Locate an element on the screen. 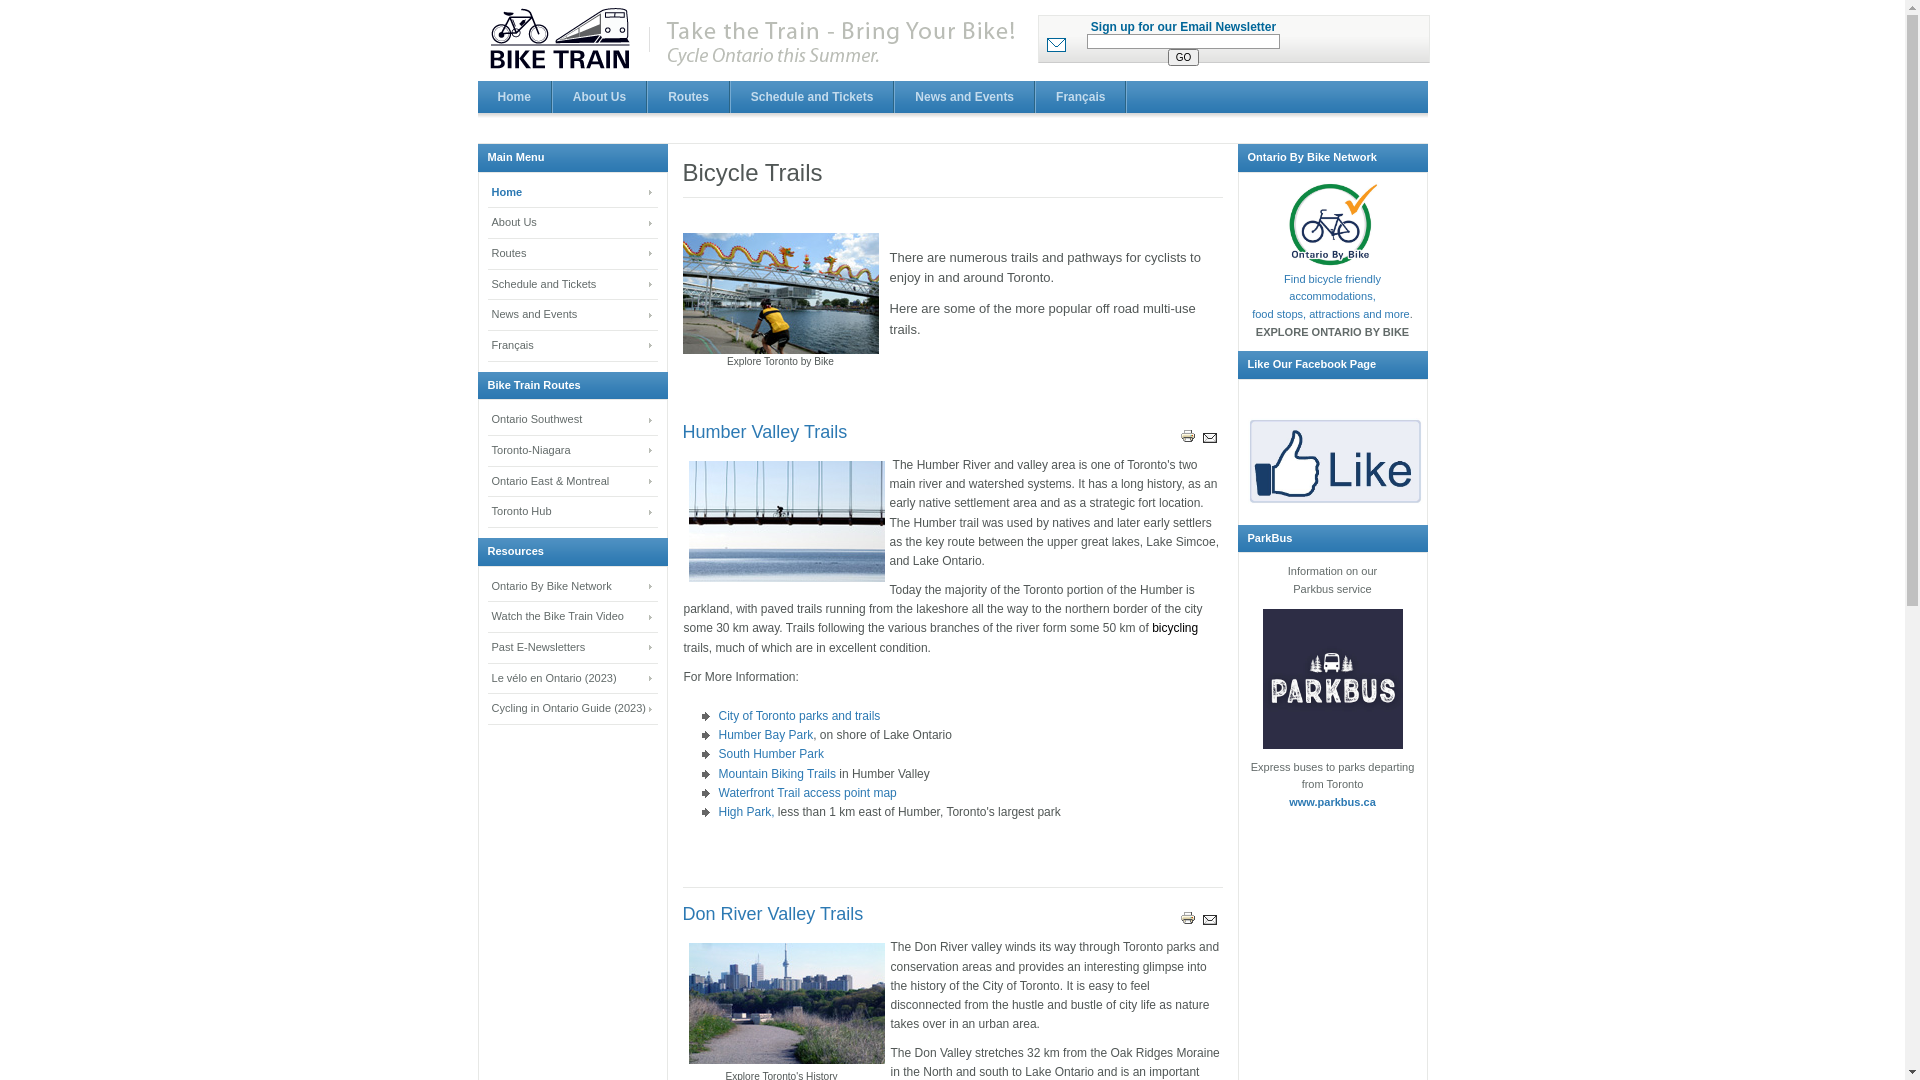 Image resolution: width=1920 pixels, height=1080 pixels. 'Past E-Newsletters' is located at coordinates (571, 648).